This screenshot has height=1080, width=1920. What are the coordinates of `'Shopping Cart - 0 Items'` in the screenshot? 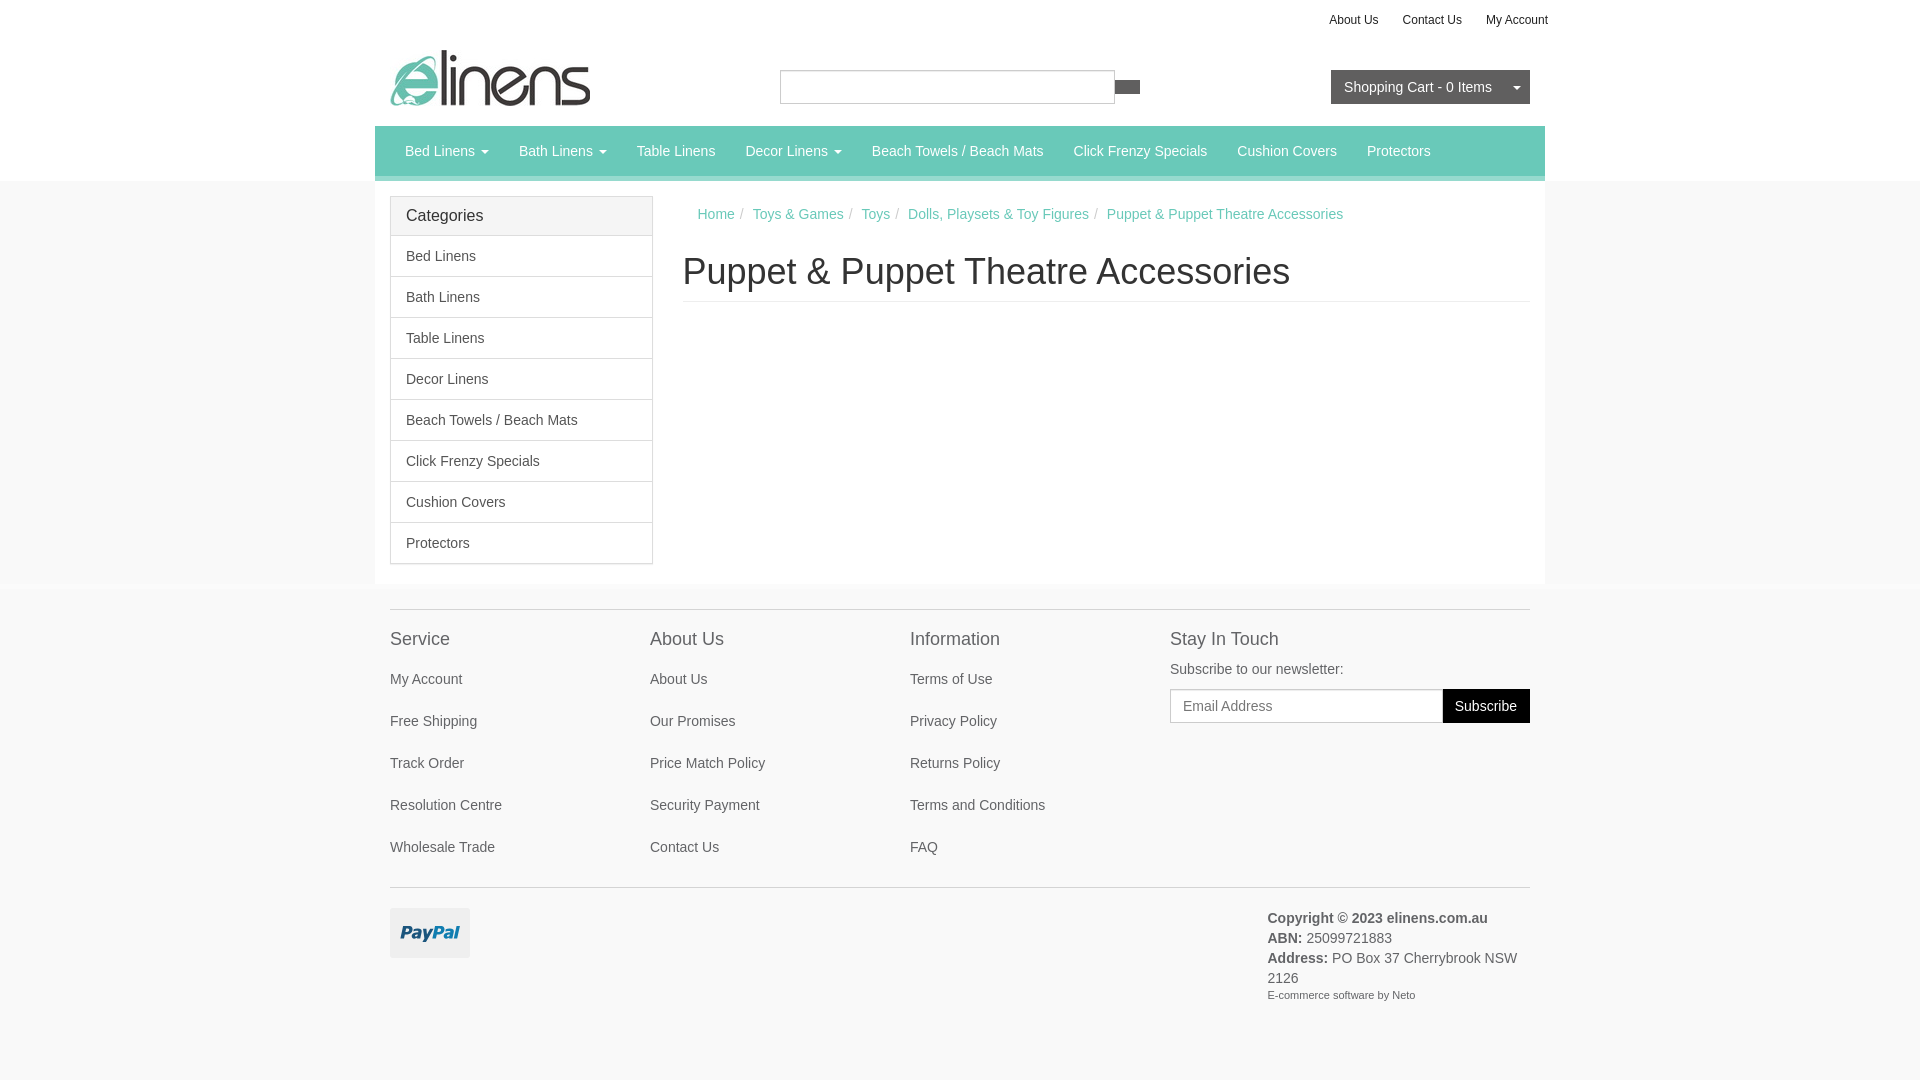 It's located at (1416, 86).